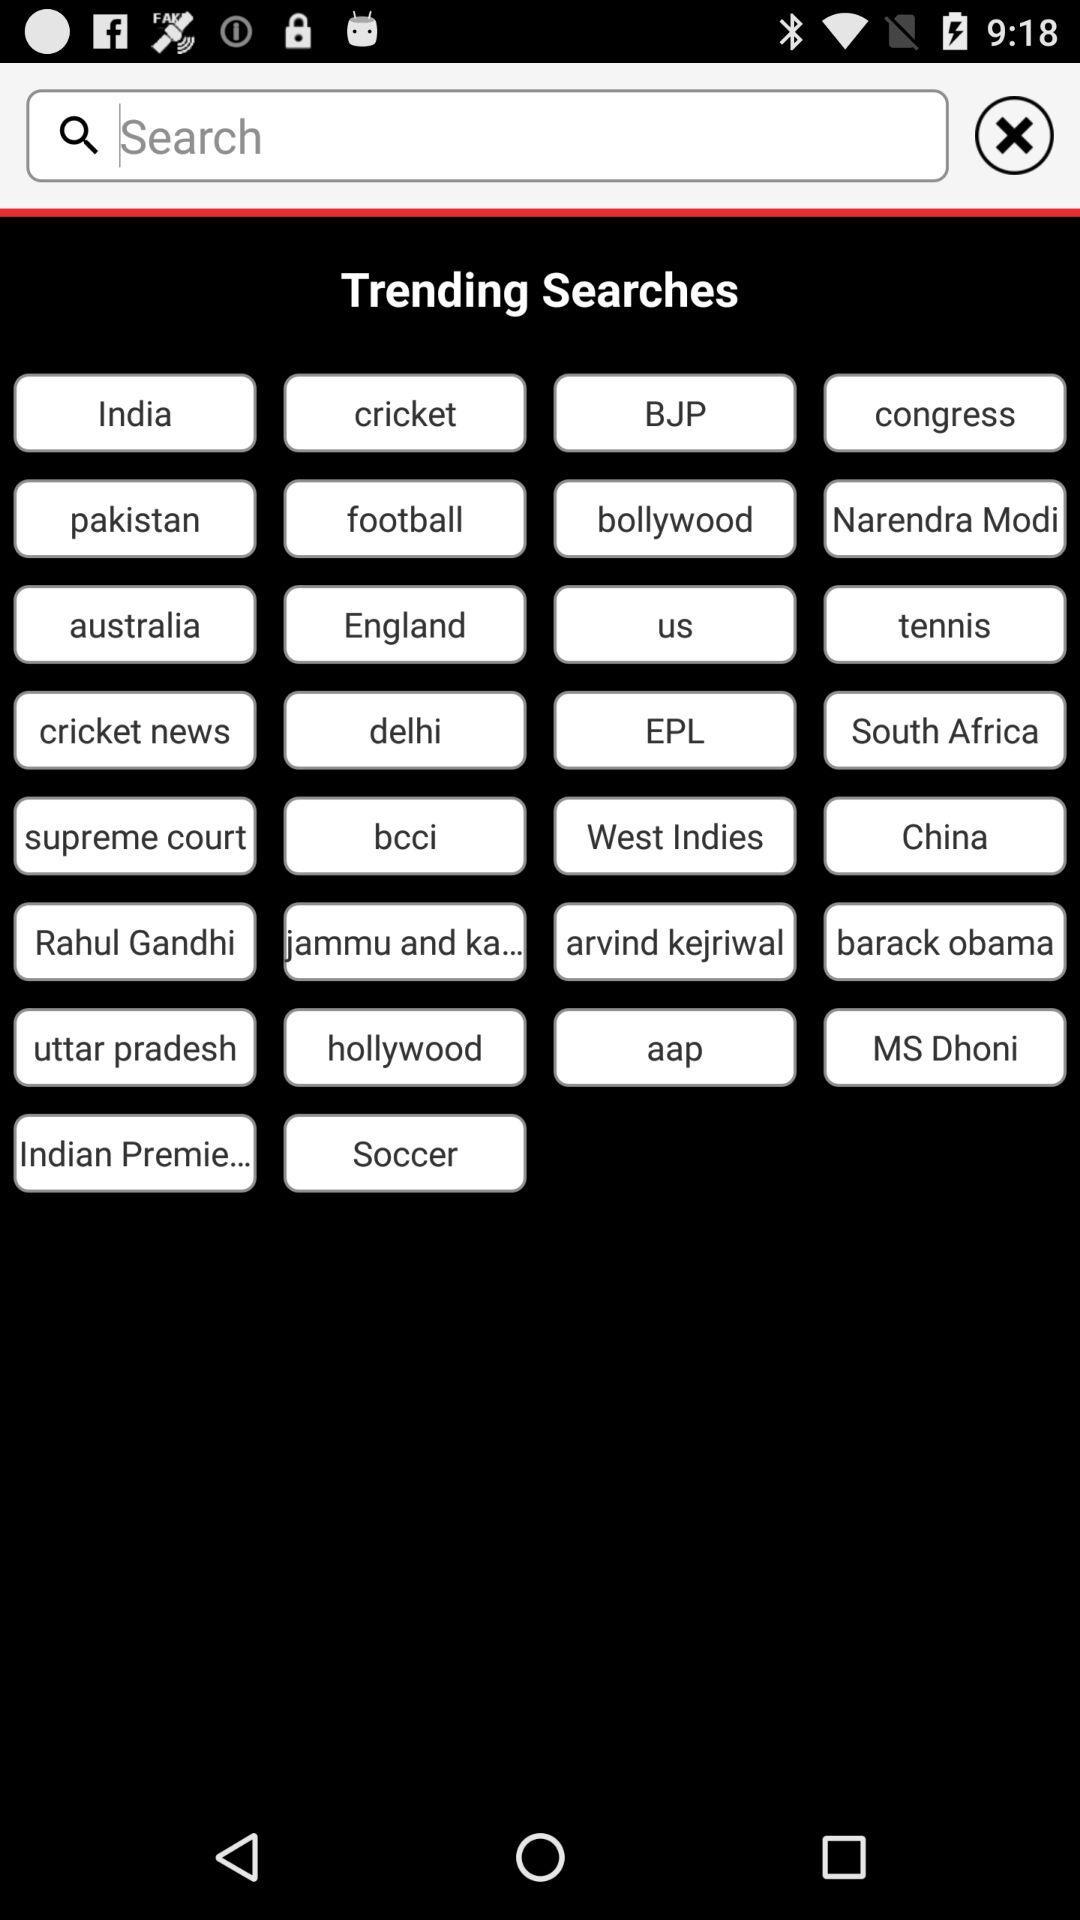 The width and height of the screenshot is (1080, 1920). What do you see at coordinates (526, 134) in the screenshot?
I see `search window` at bounding box center [526, 134].